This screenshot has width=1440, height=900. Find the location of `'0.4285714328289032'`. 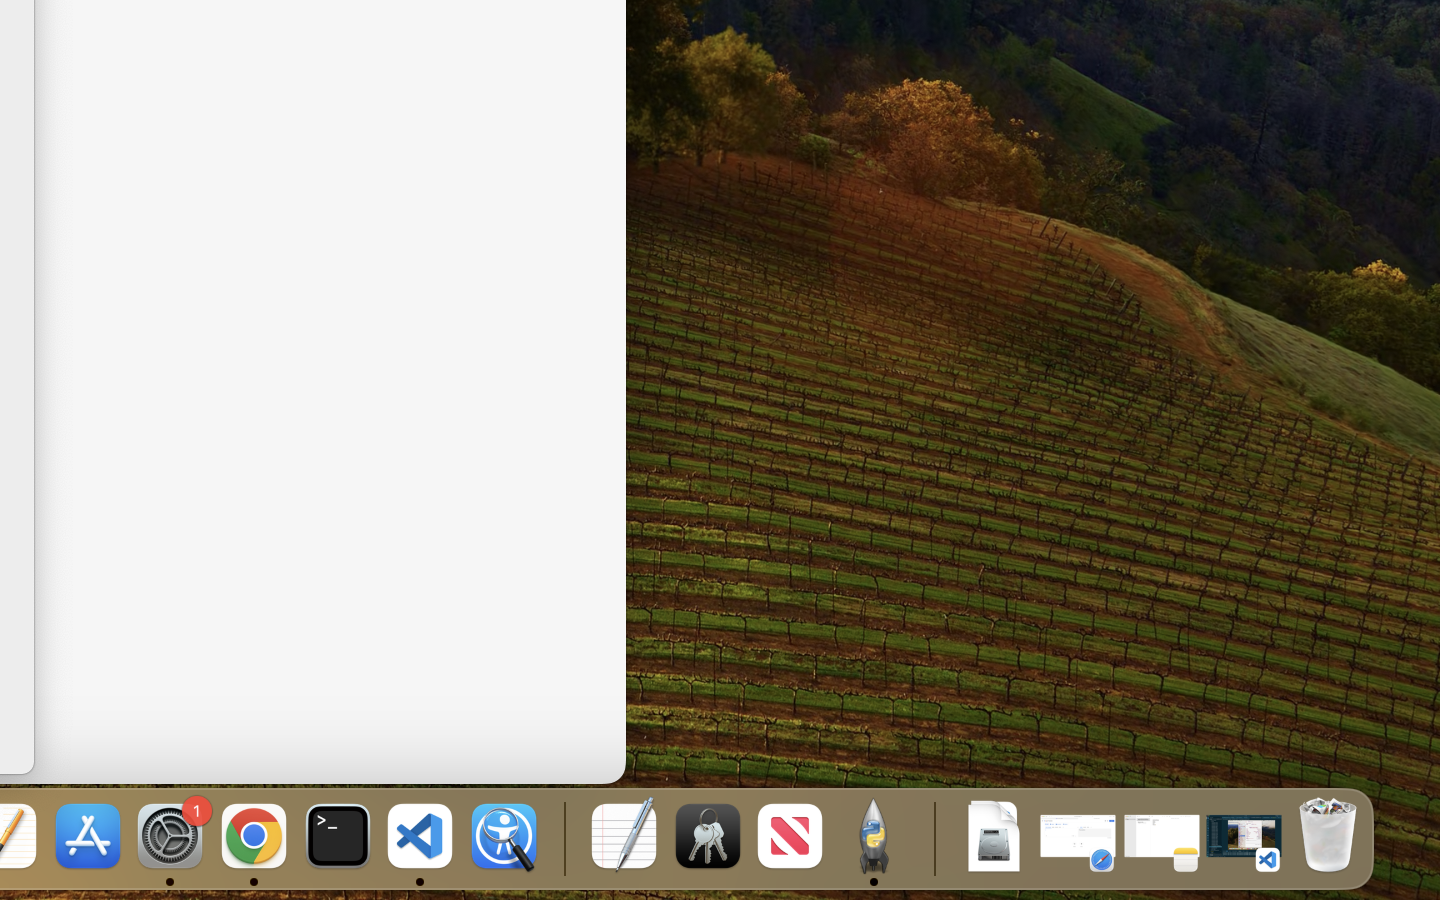

'0.4285714328289032' is located at coordinates (562, 837).